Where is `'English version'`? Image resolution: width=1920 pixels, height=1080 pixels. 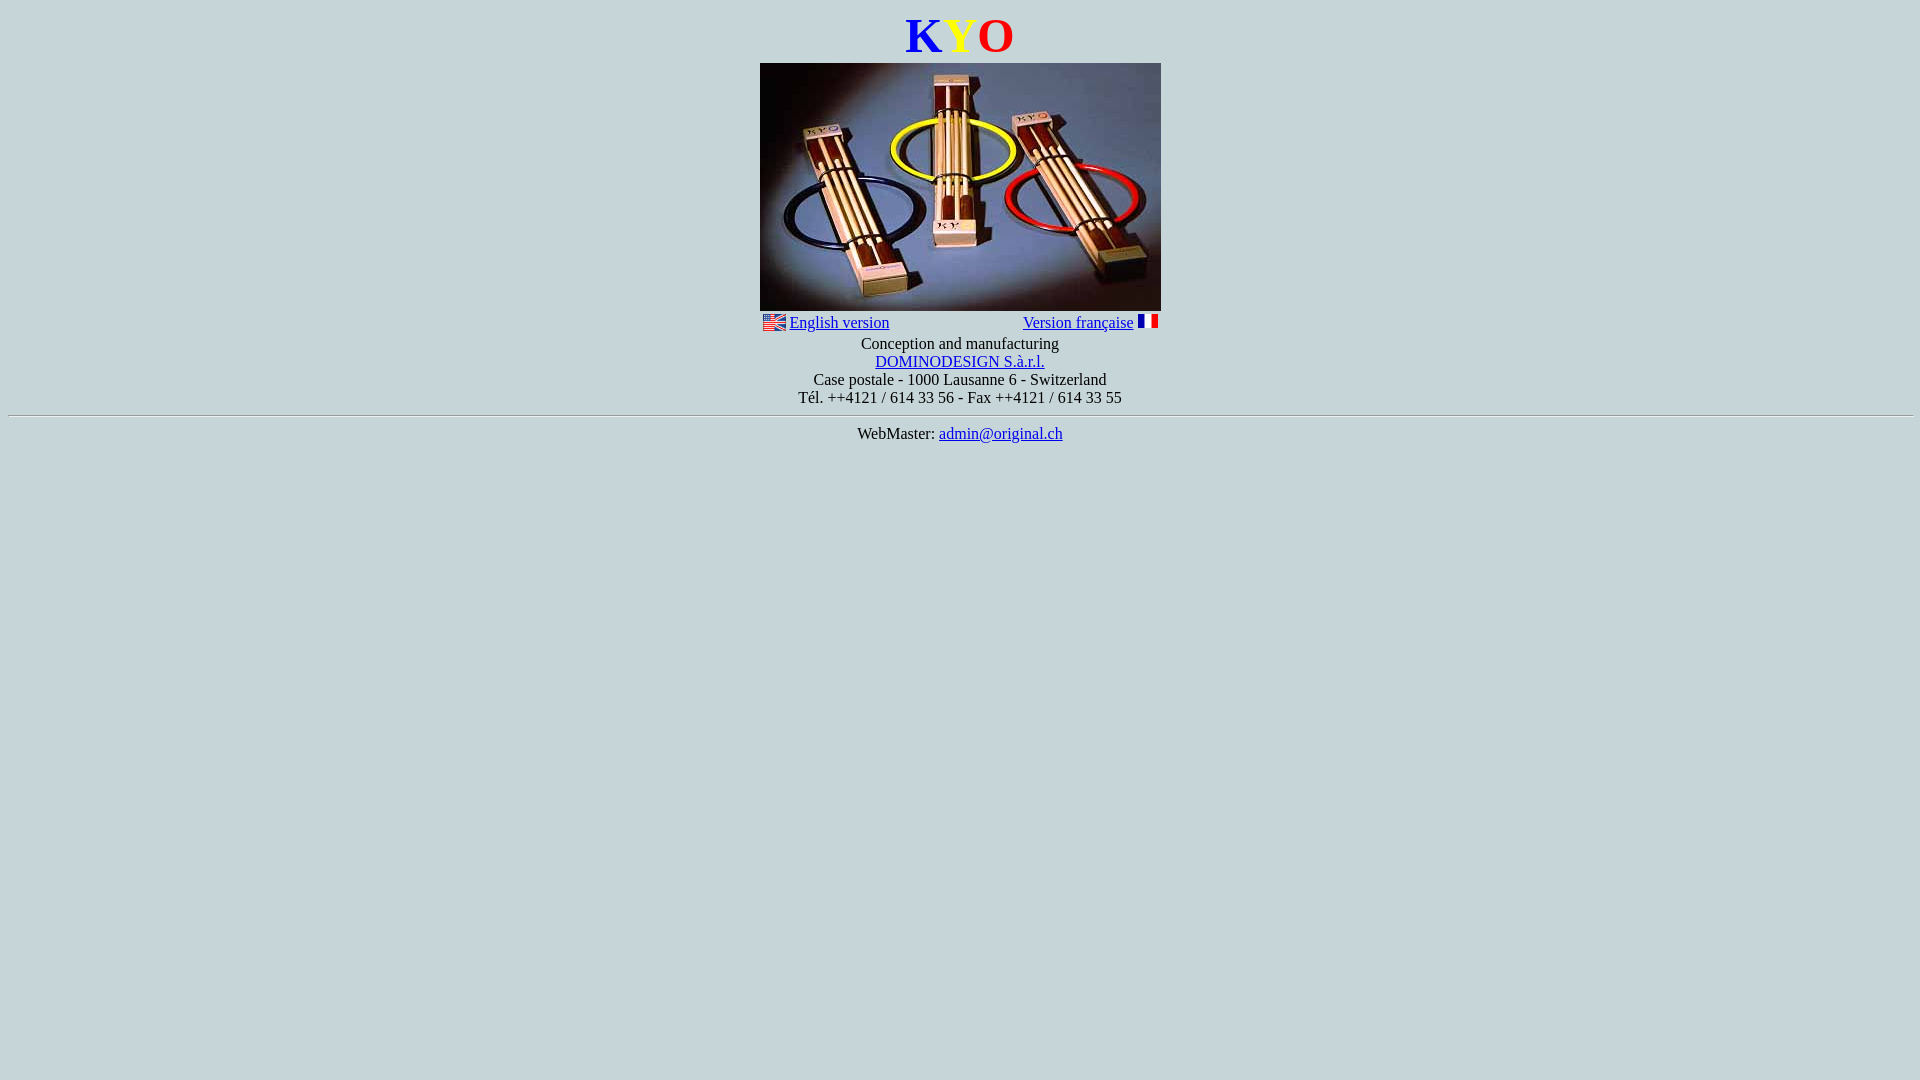 'English version' is located at coordinates (840, 321).